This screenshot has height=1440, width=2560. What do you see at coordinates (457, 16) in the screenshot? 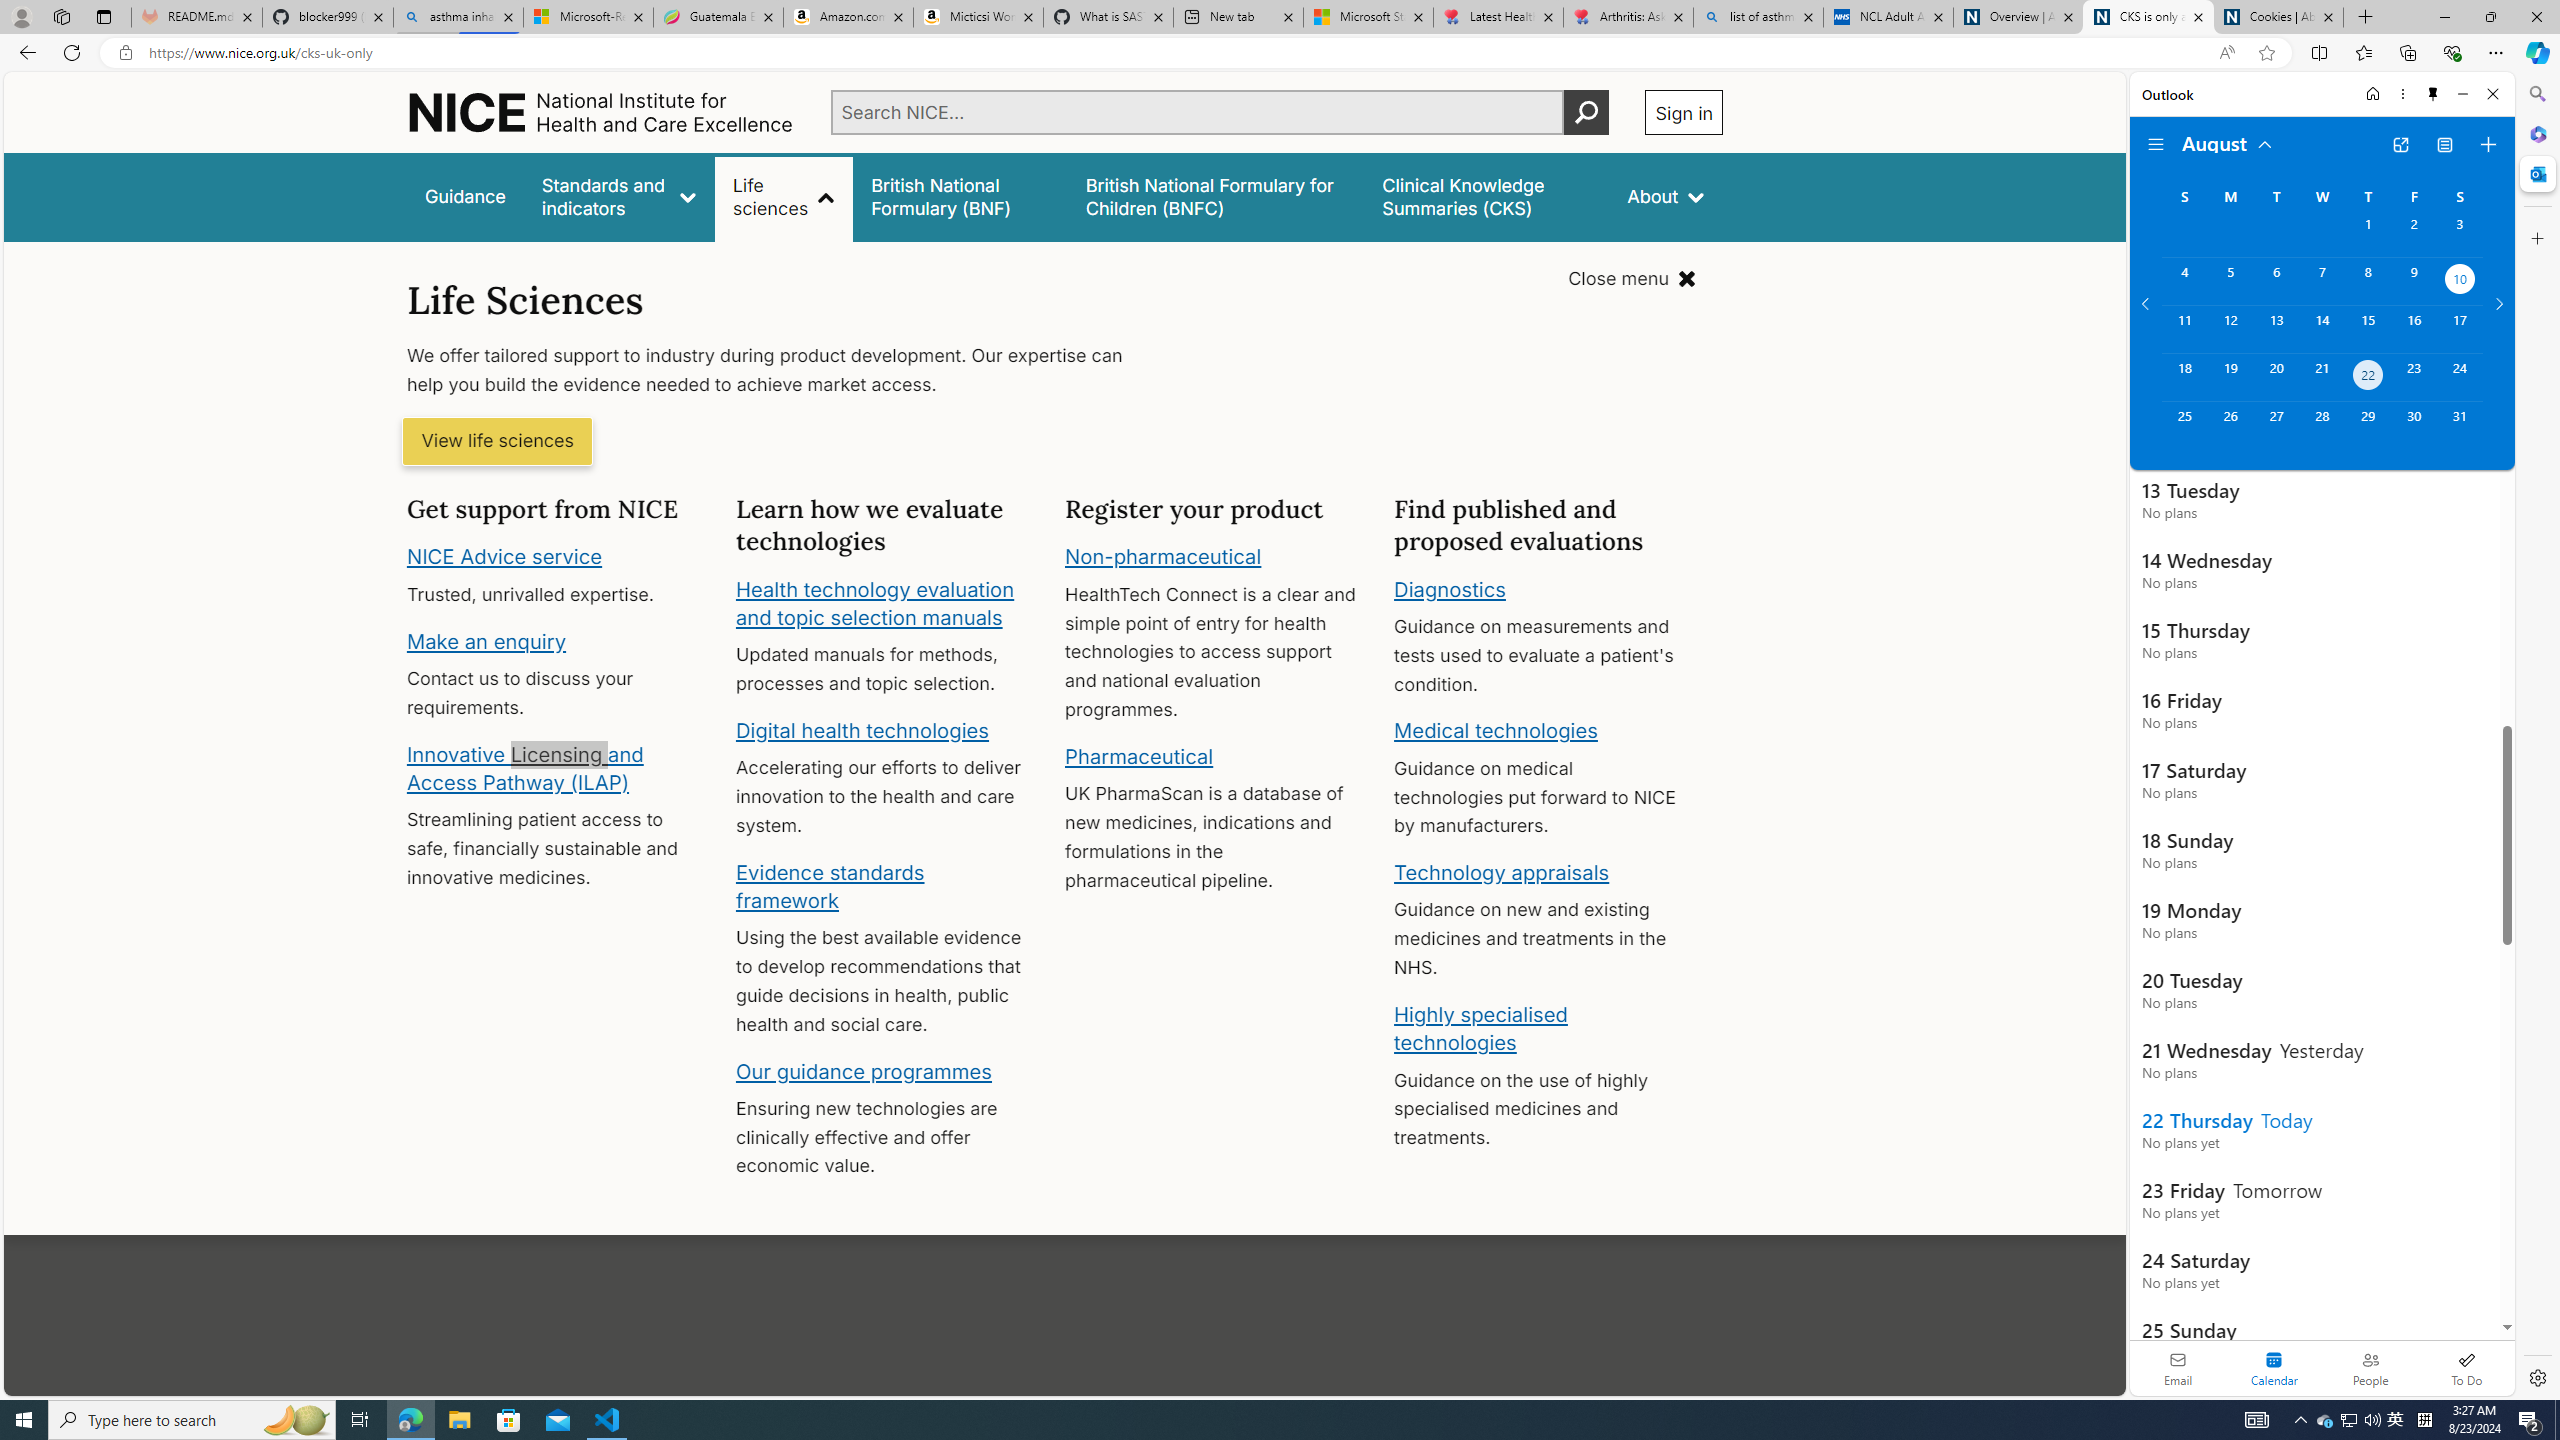
I see `'asthma inhaler - Search'` at bounding box center [457, 16].